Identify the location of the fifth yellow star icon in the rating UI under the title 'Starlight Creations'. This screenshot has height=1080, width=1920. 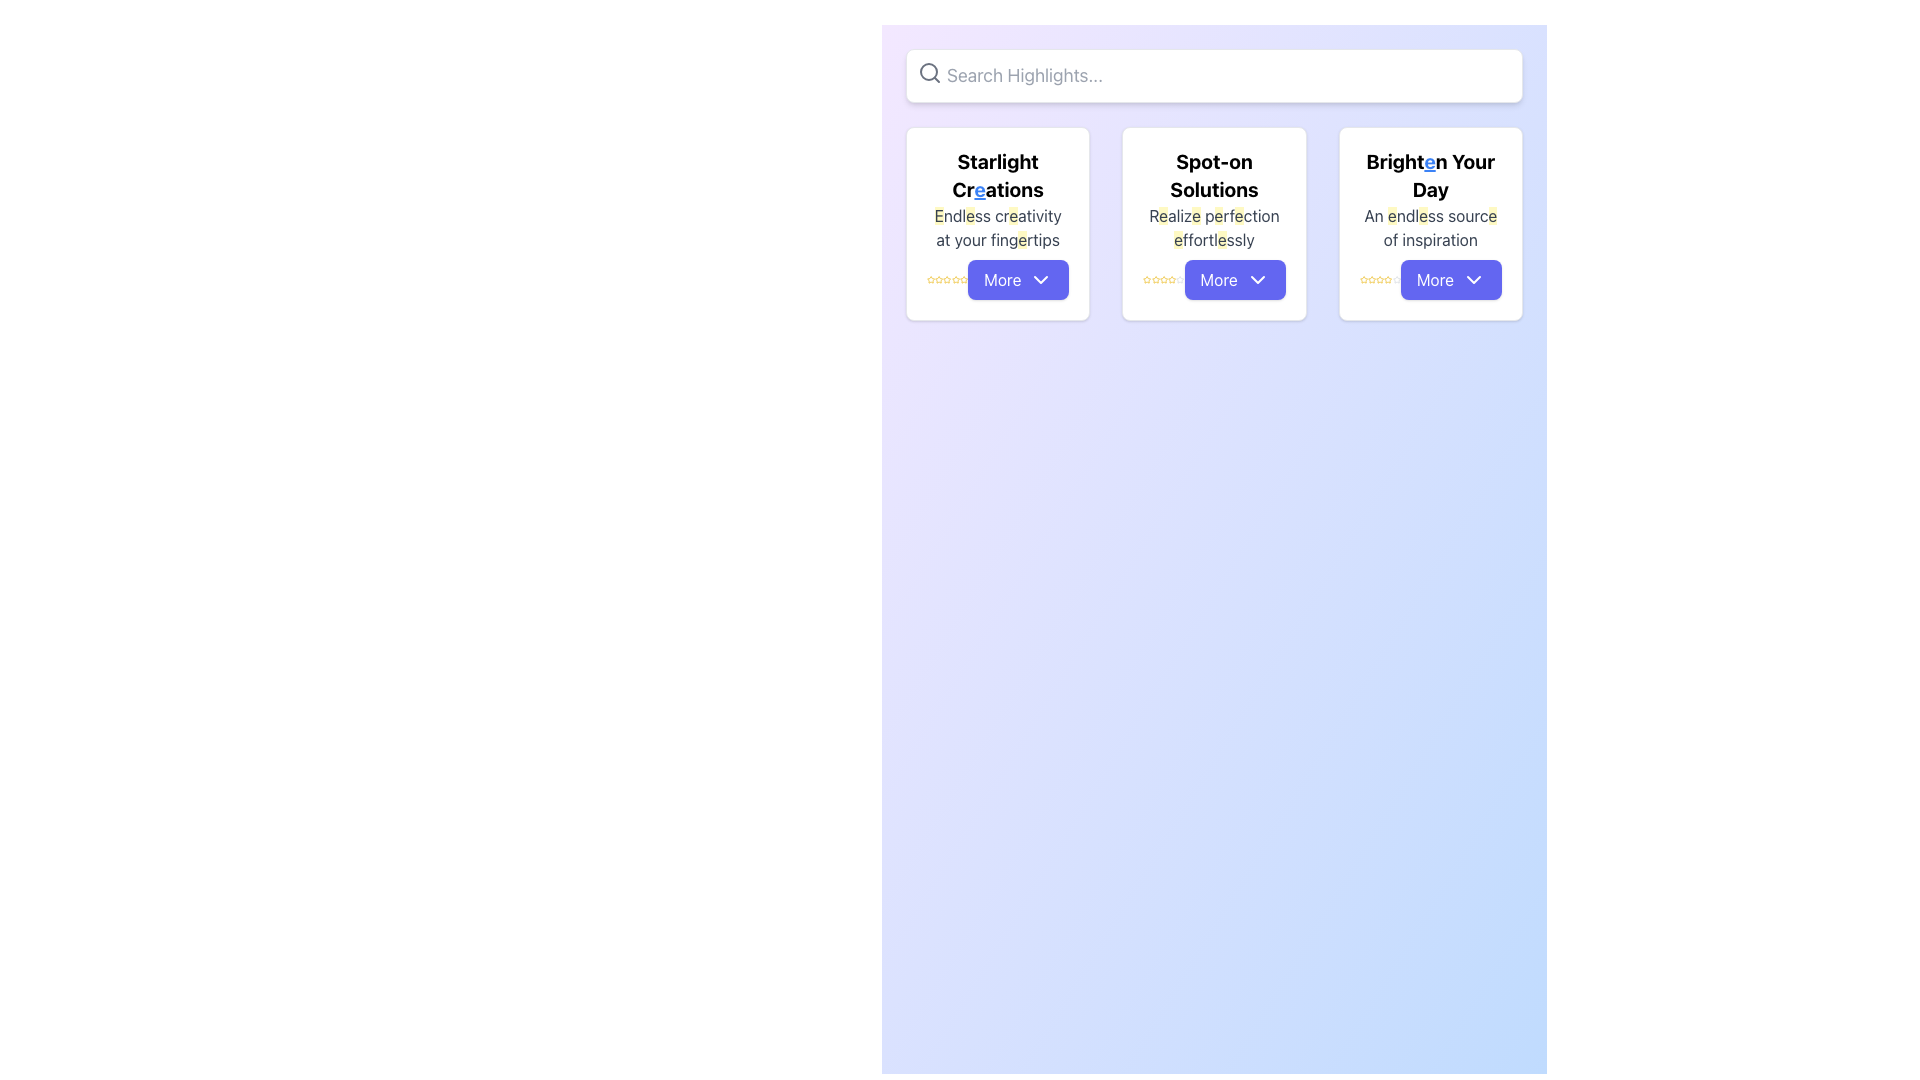
(954, 280).